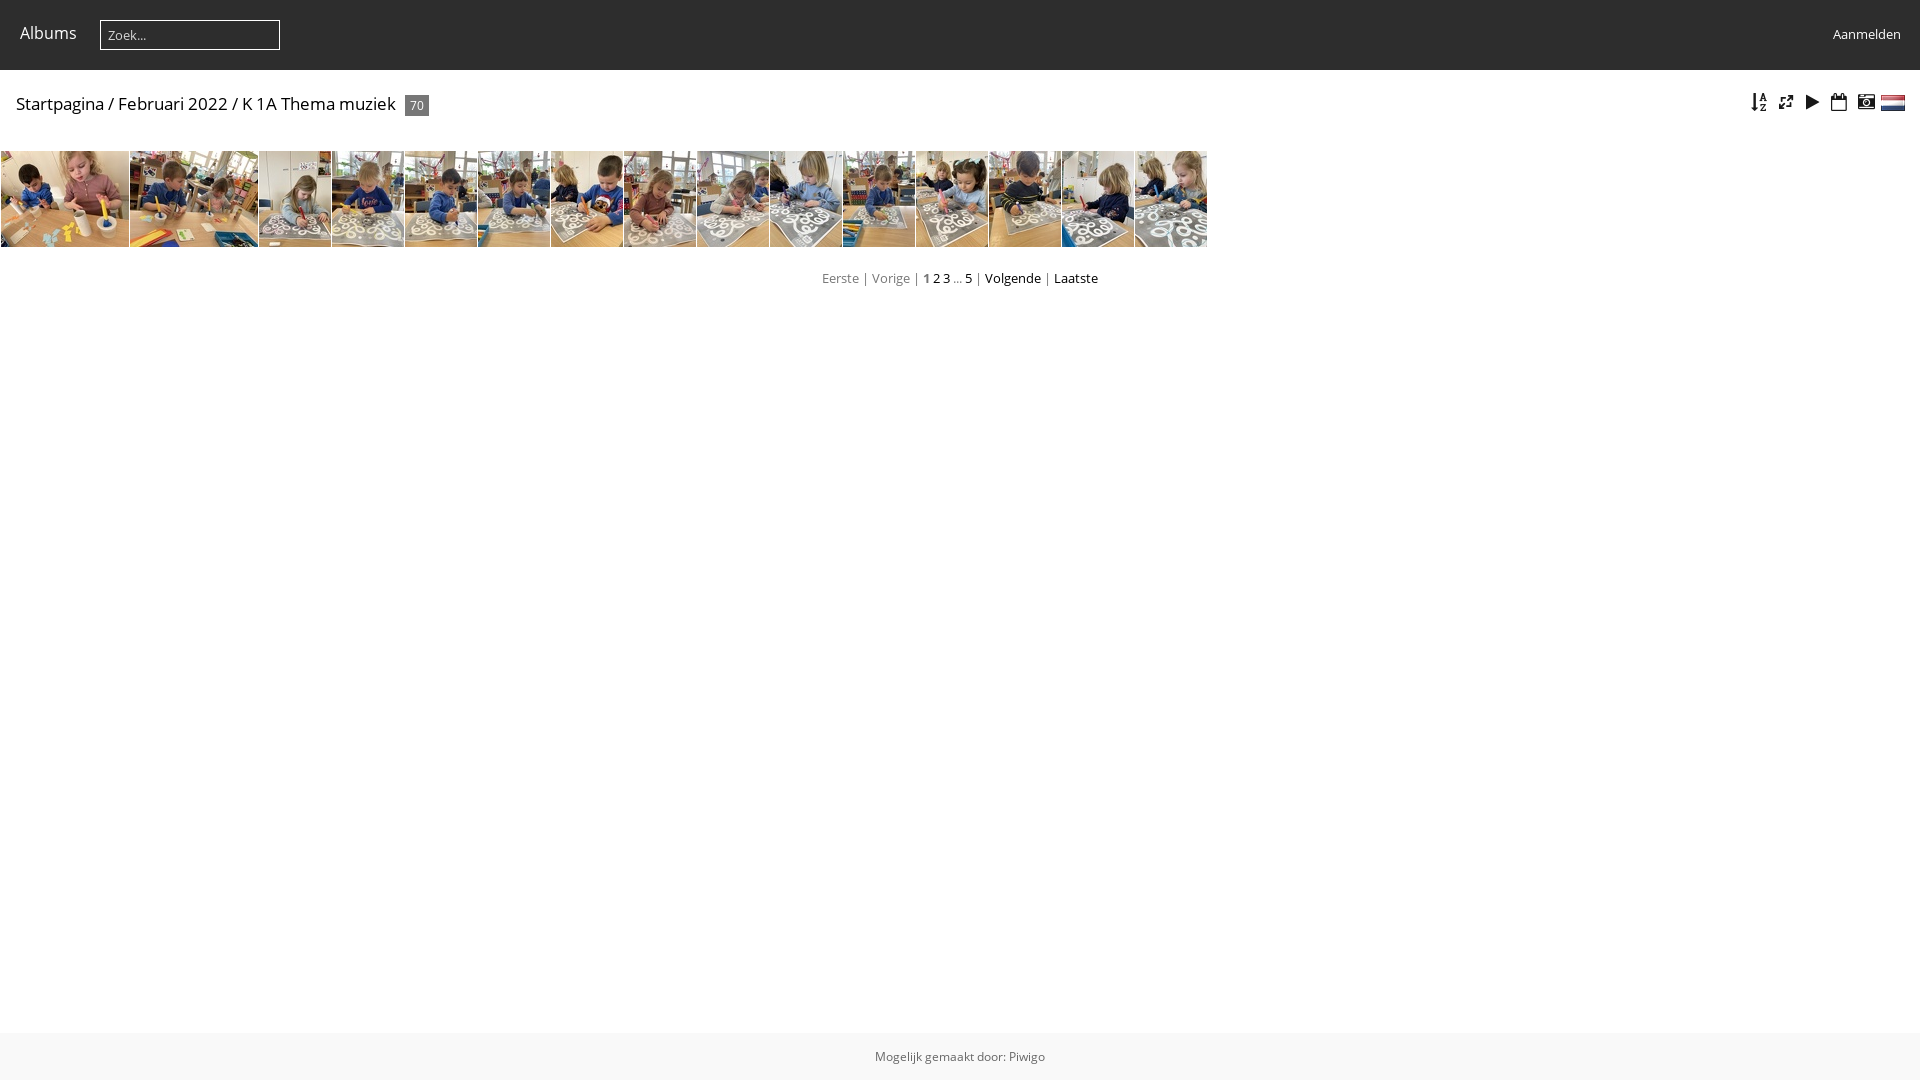  What do you see at coordinates (968, 277) in the screenshot?
I see `'5'` at bounding box center [968, 277].